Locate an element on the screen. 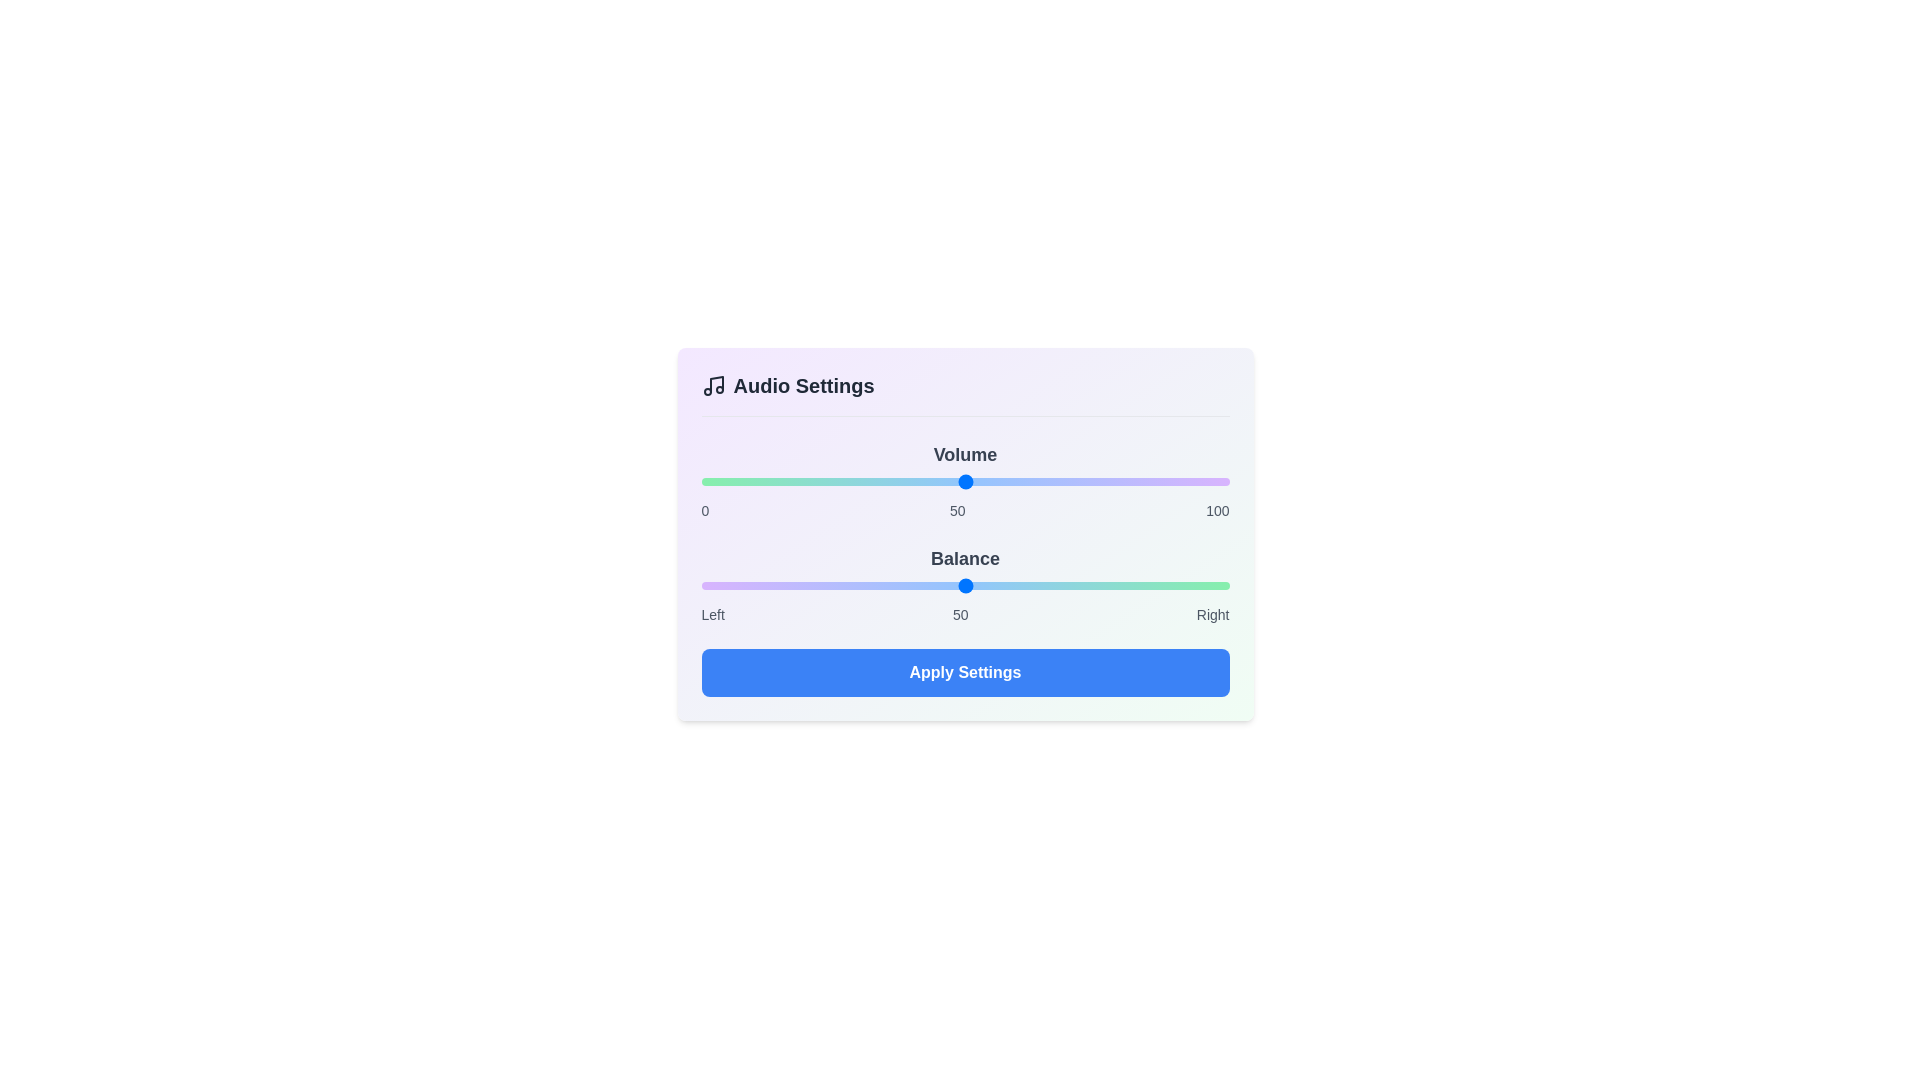  balance is located at coordinates (997, 585).